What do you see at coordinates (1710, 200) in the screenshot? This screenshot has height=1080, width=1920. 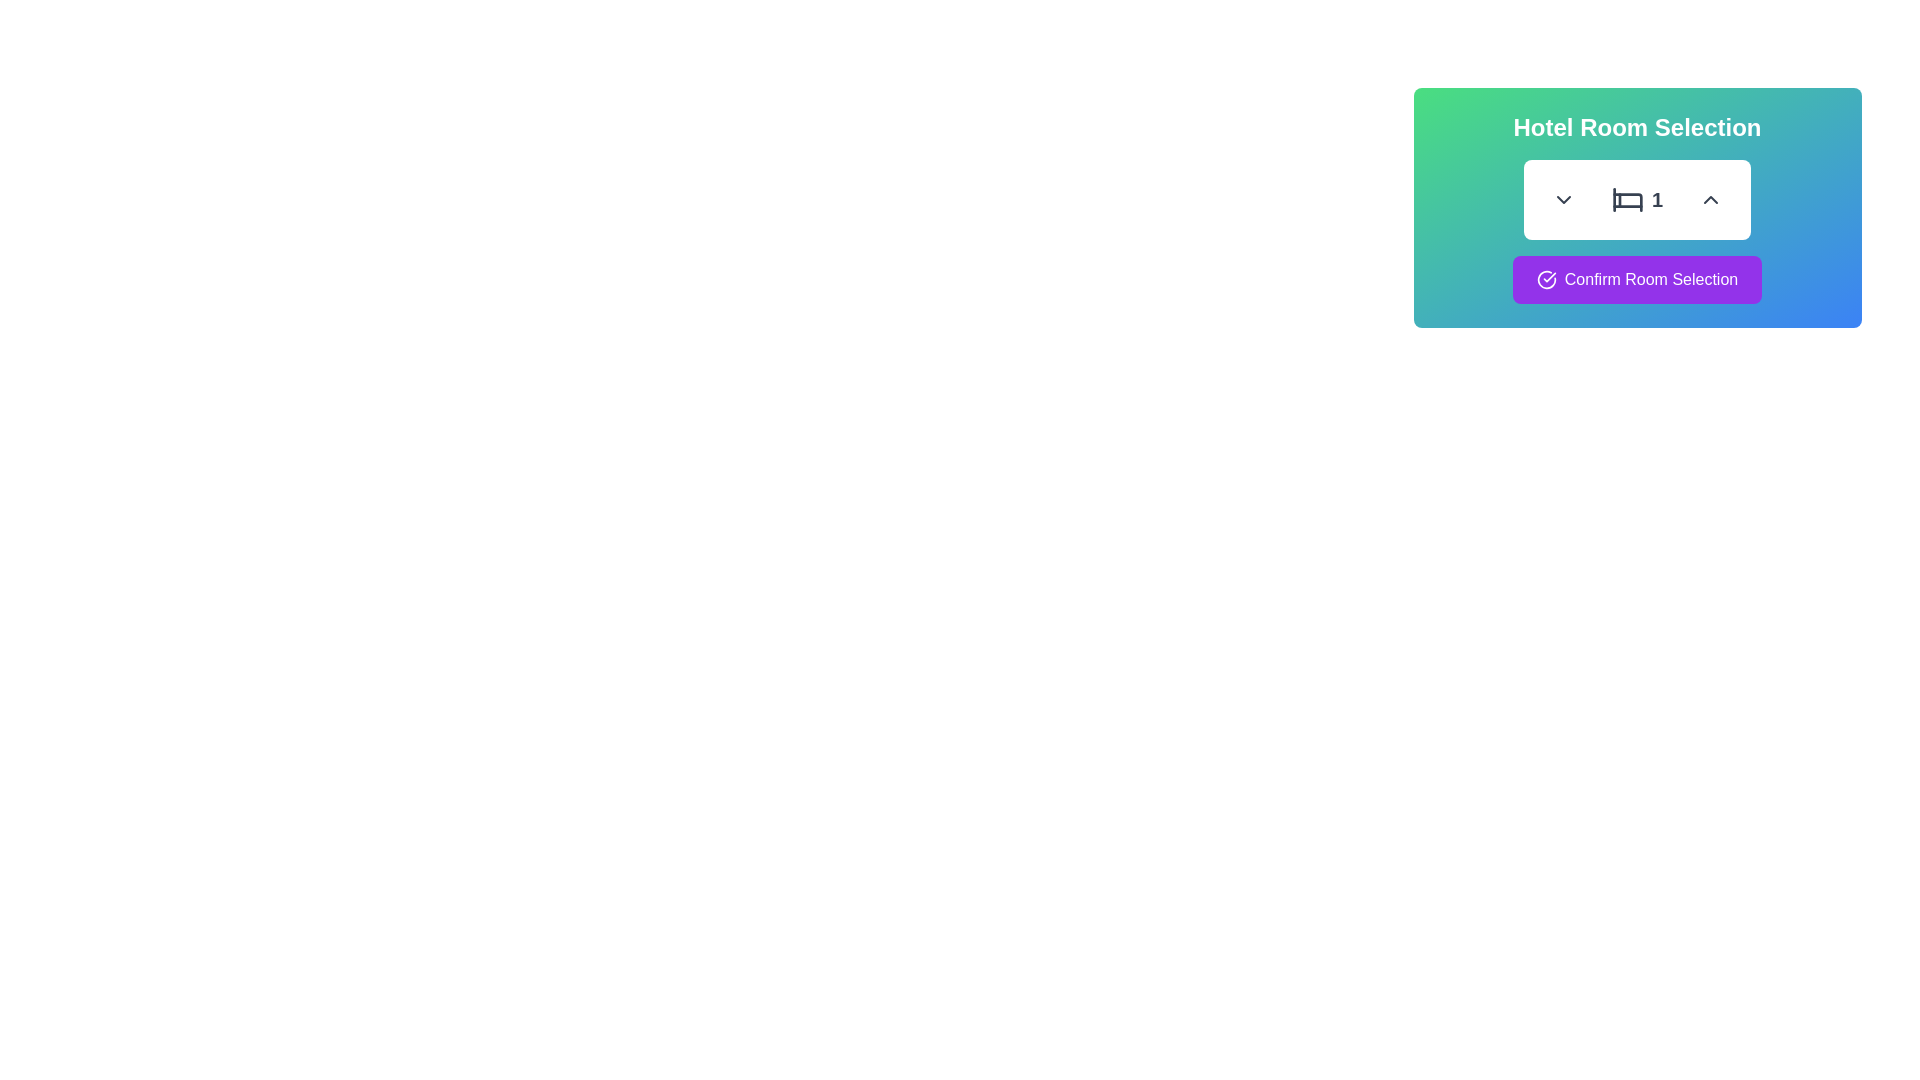 I see `the increment button located at the top right of the 'Hotel Room Selection' section to increase the value or navigate upwards` at bounding box center [1710, 200].